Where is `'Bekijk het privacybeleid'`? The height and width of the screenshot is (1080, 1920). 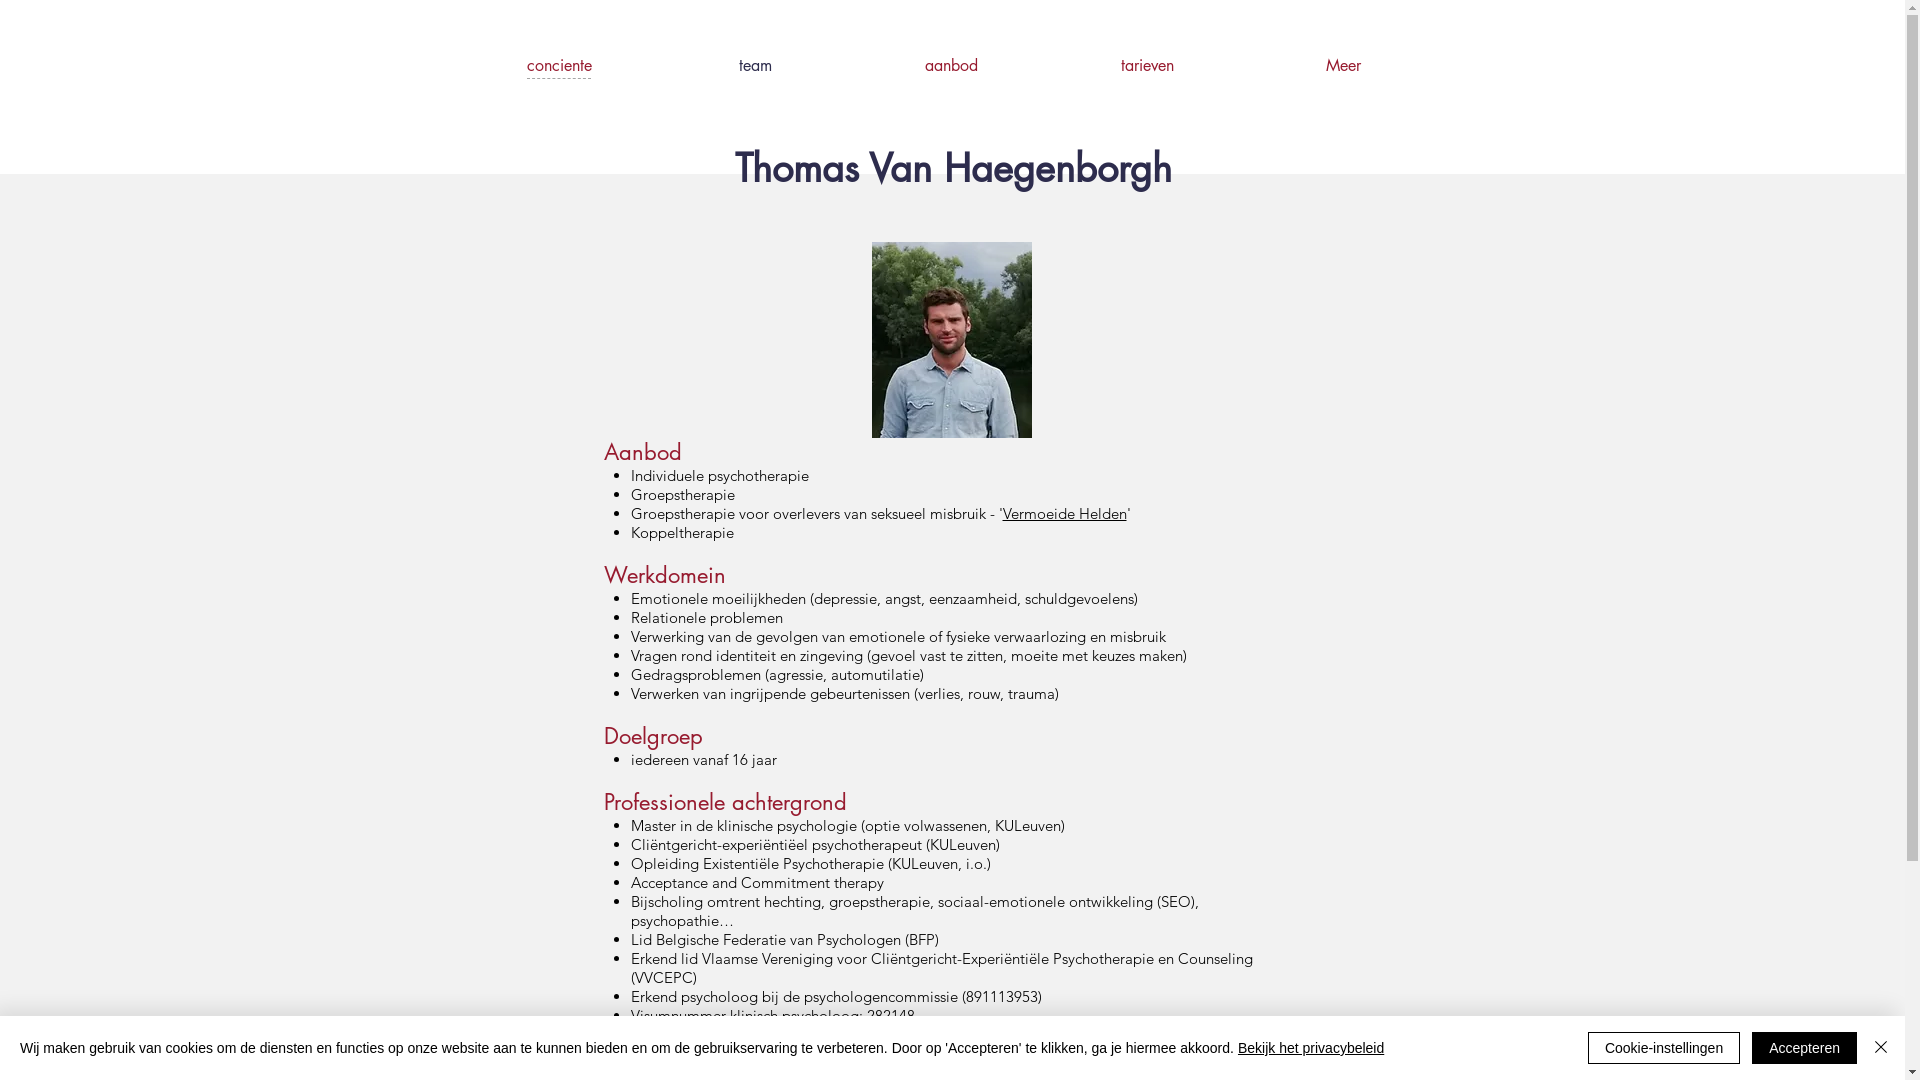
'Bekijk het privacybeleid' is located at coordinates (1310, 1047).